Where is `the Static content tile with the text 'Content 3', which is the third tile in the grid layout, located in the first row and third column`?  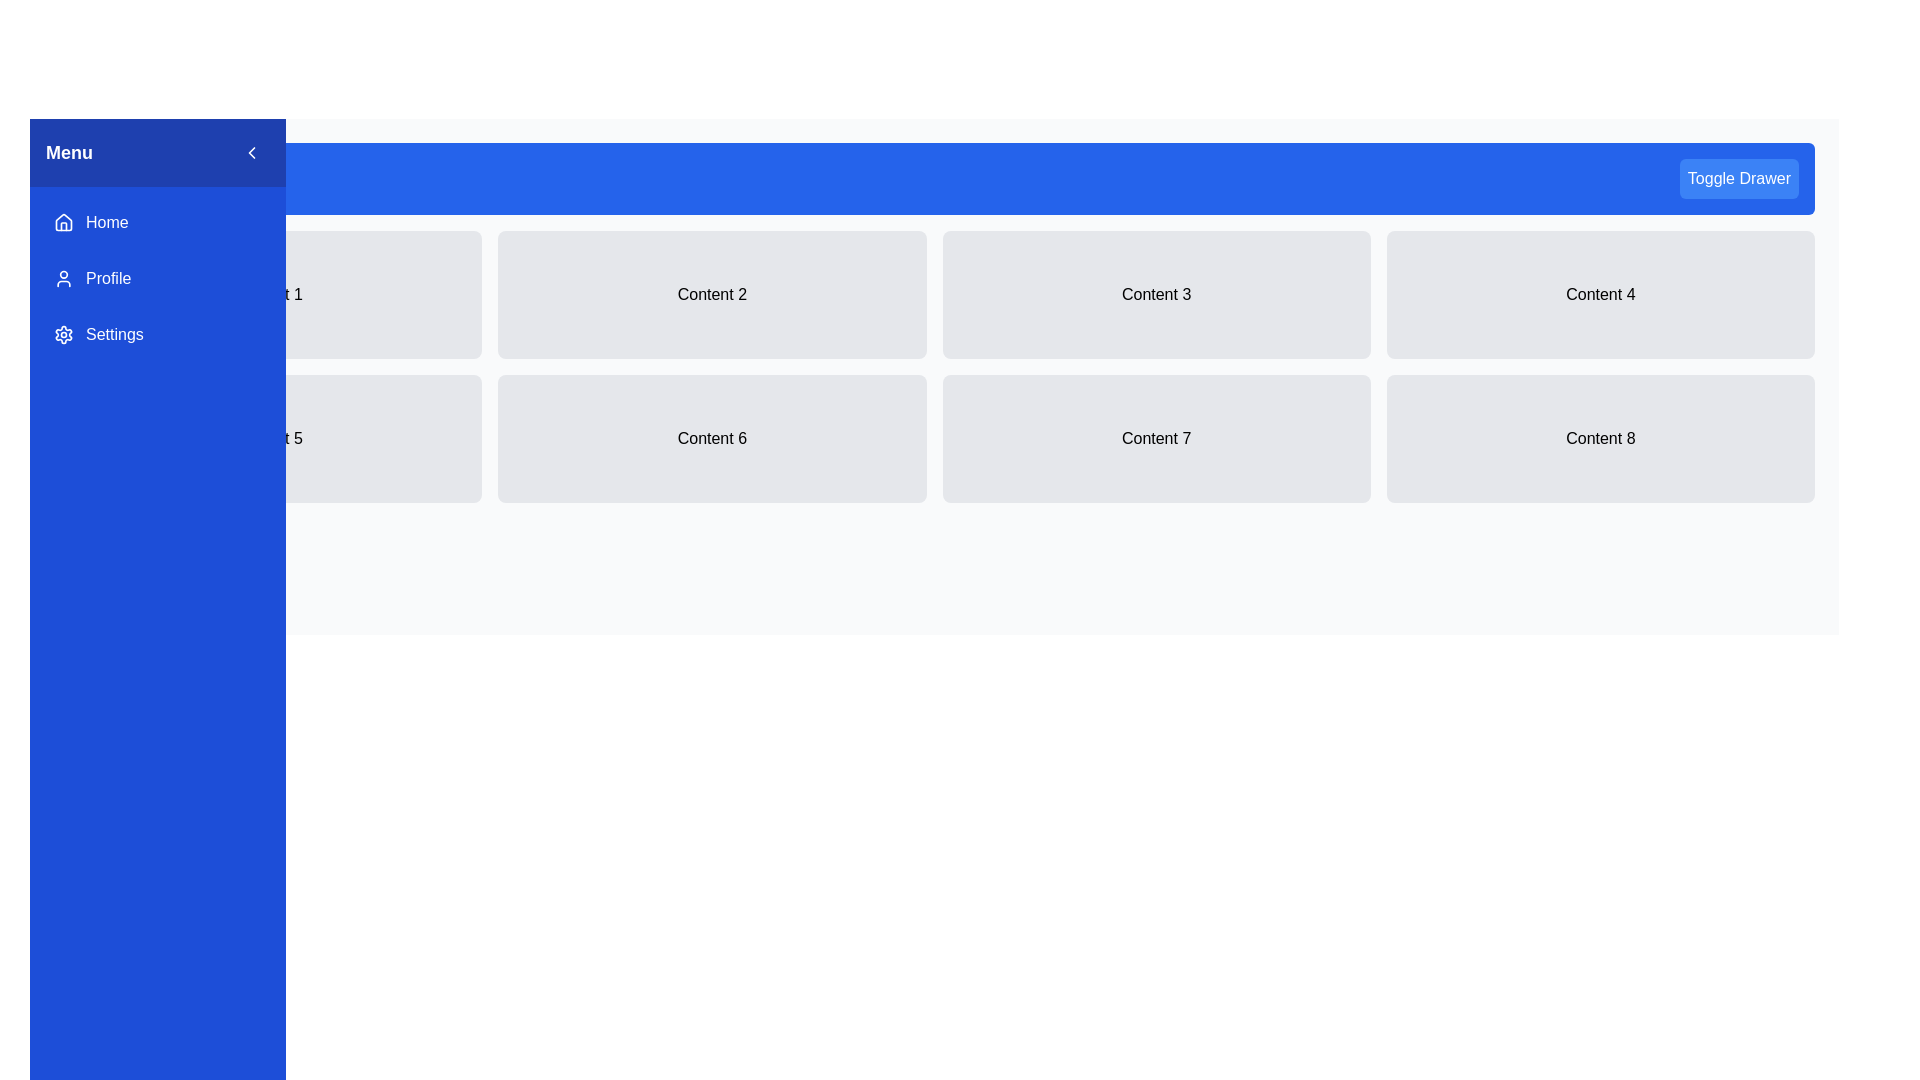
the Static content tile with the text 'Content 3', which is the third tile in the grid layout, located in the first row and third column is located at coordinates (1156, 294).